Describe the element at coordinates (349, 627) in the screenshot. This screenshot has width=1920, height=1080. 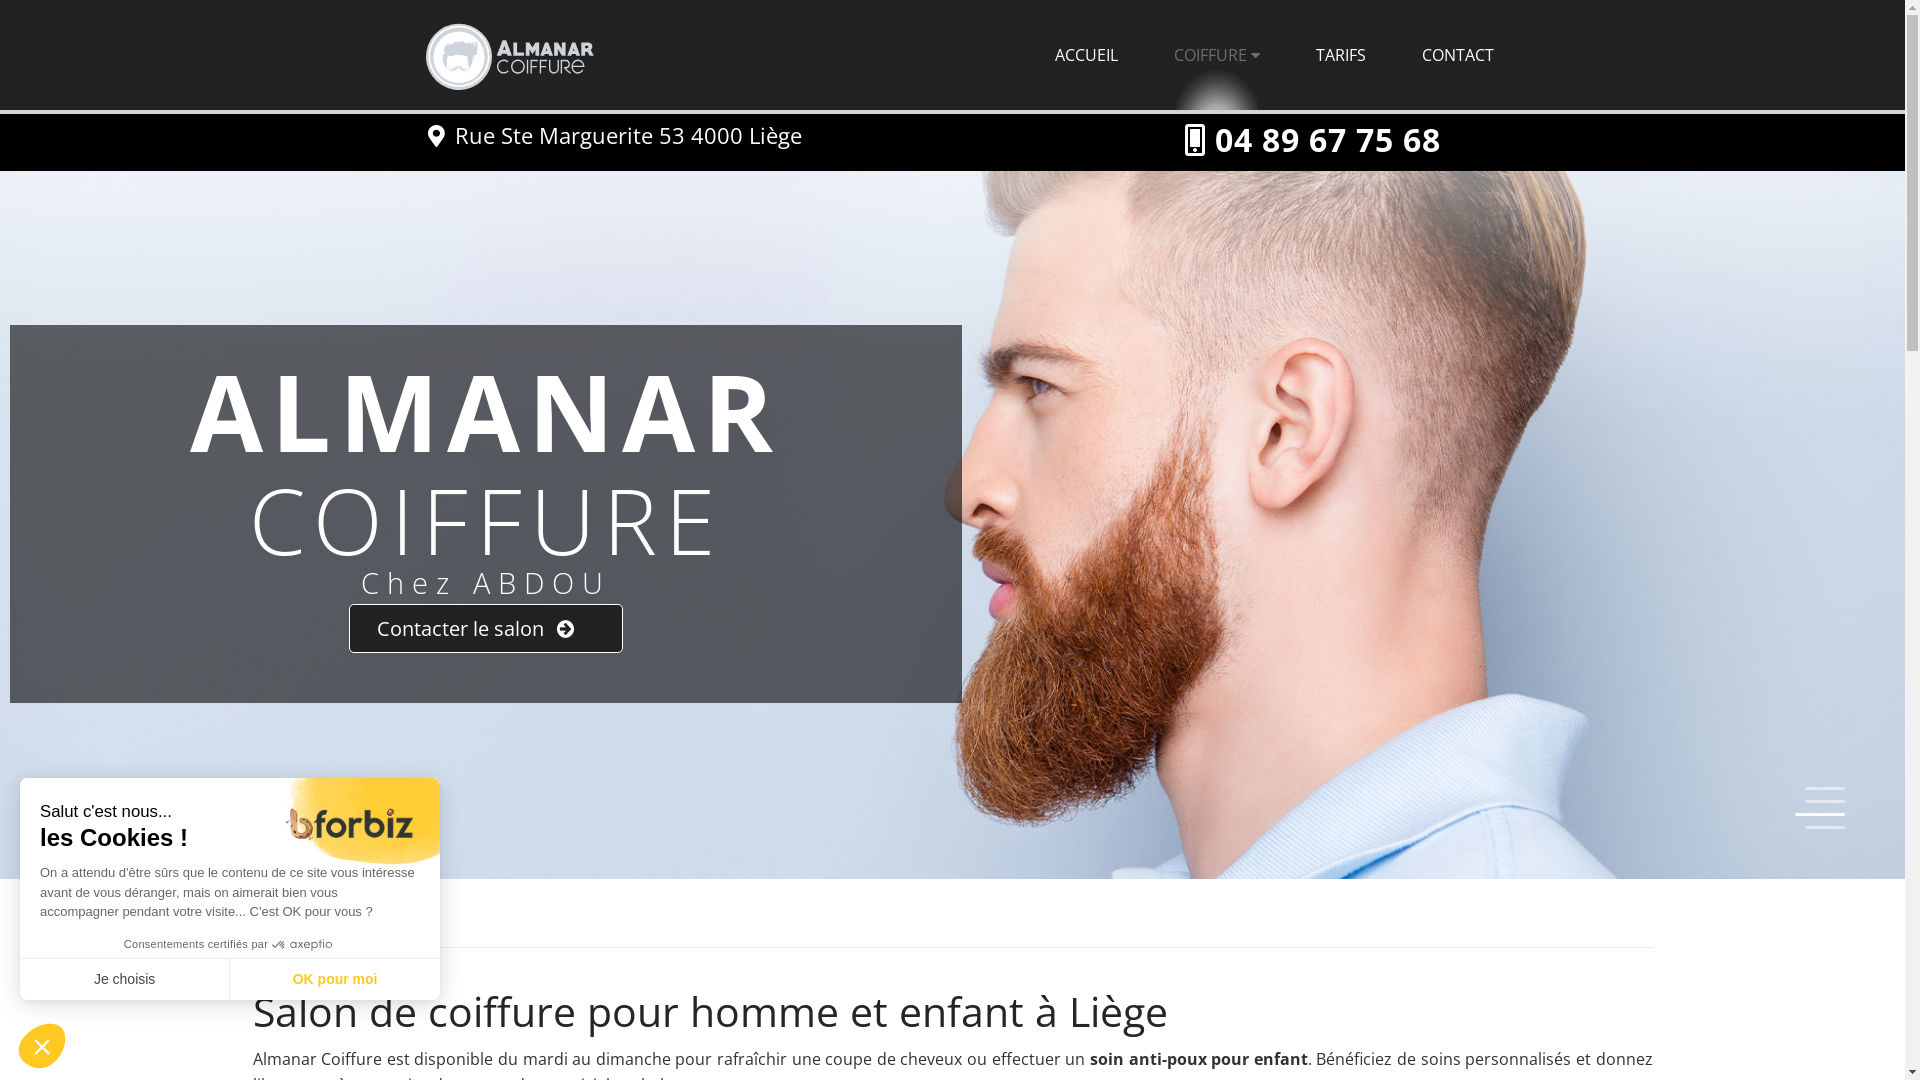
I see `'Contacter le salon'` at that location.